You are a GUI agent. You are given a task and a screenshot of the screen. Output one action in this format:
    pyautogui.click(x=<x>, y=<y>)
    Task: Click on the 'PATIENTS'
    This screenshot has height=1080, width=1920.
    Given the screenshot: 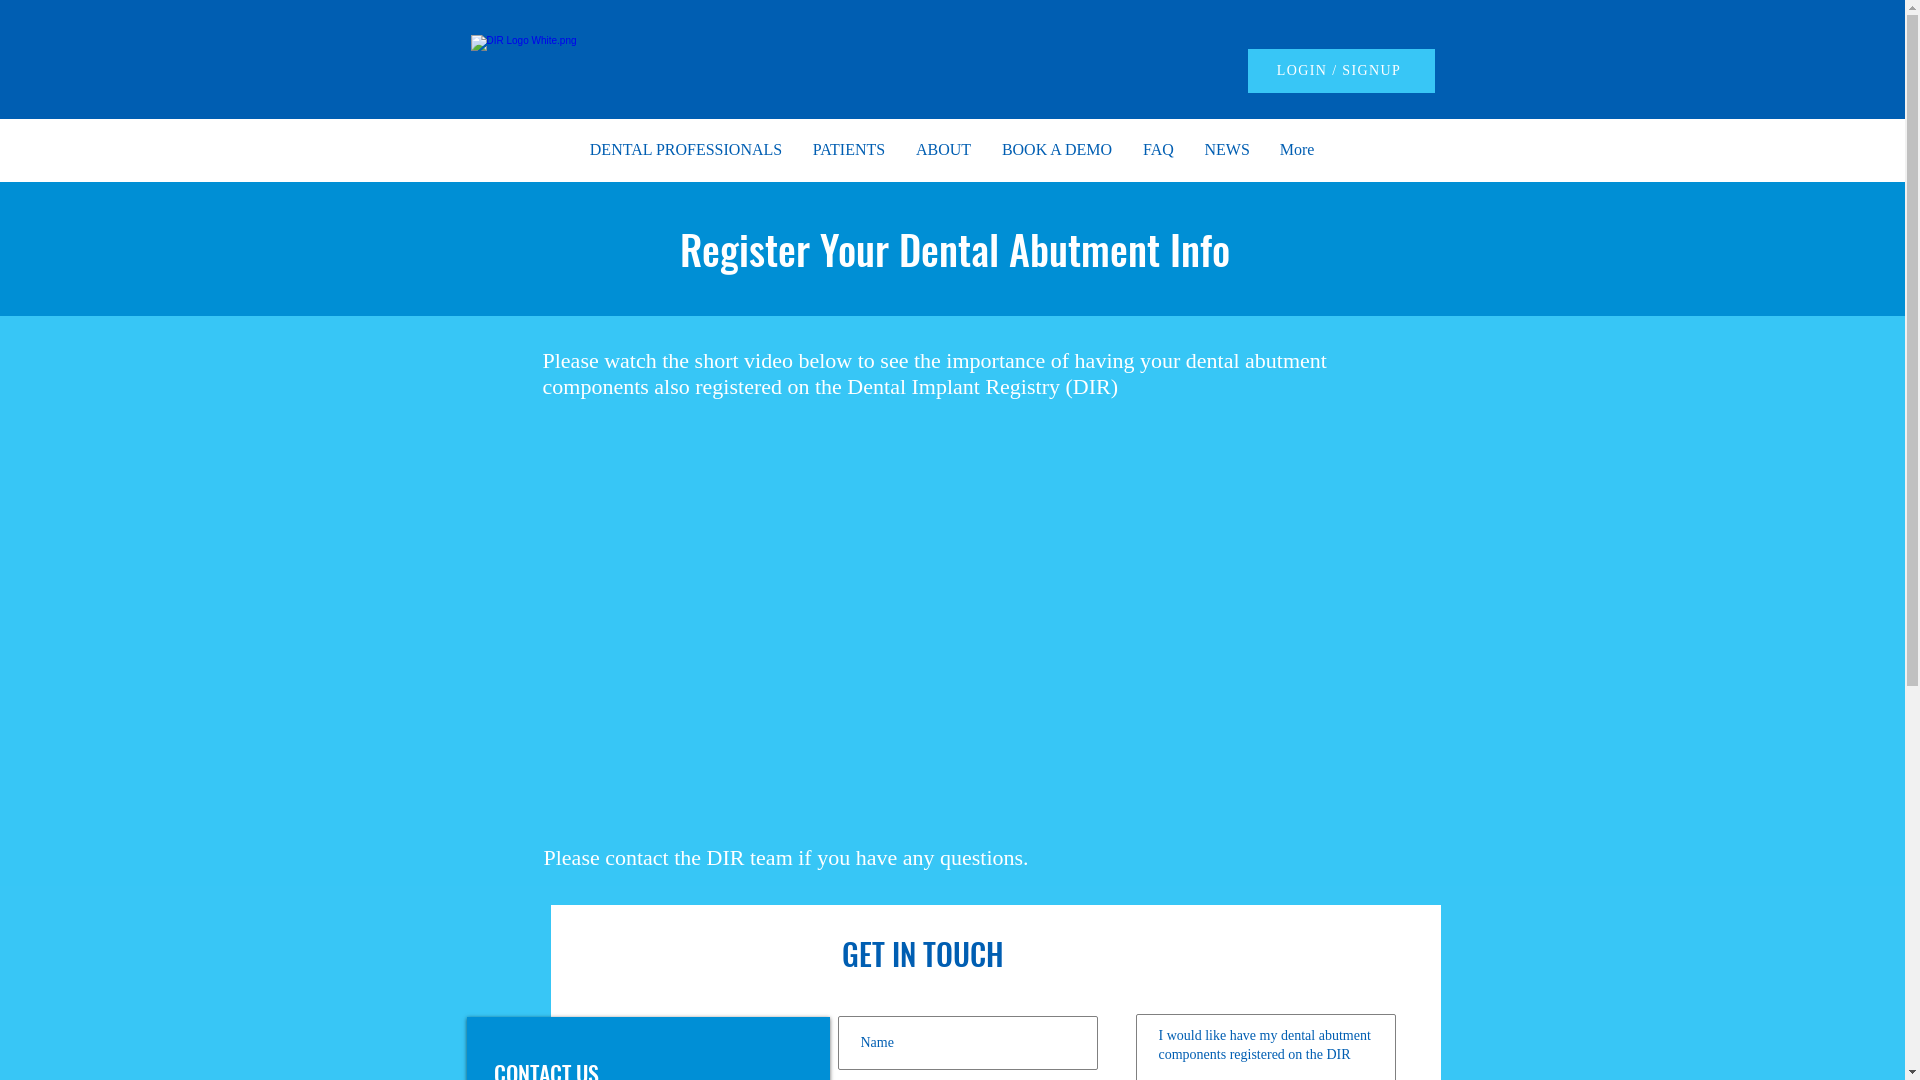 What is the action you would take?
    pyautogui.click(x=849, y=149)
    